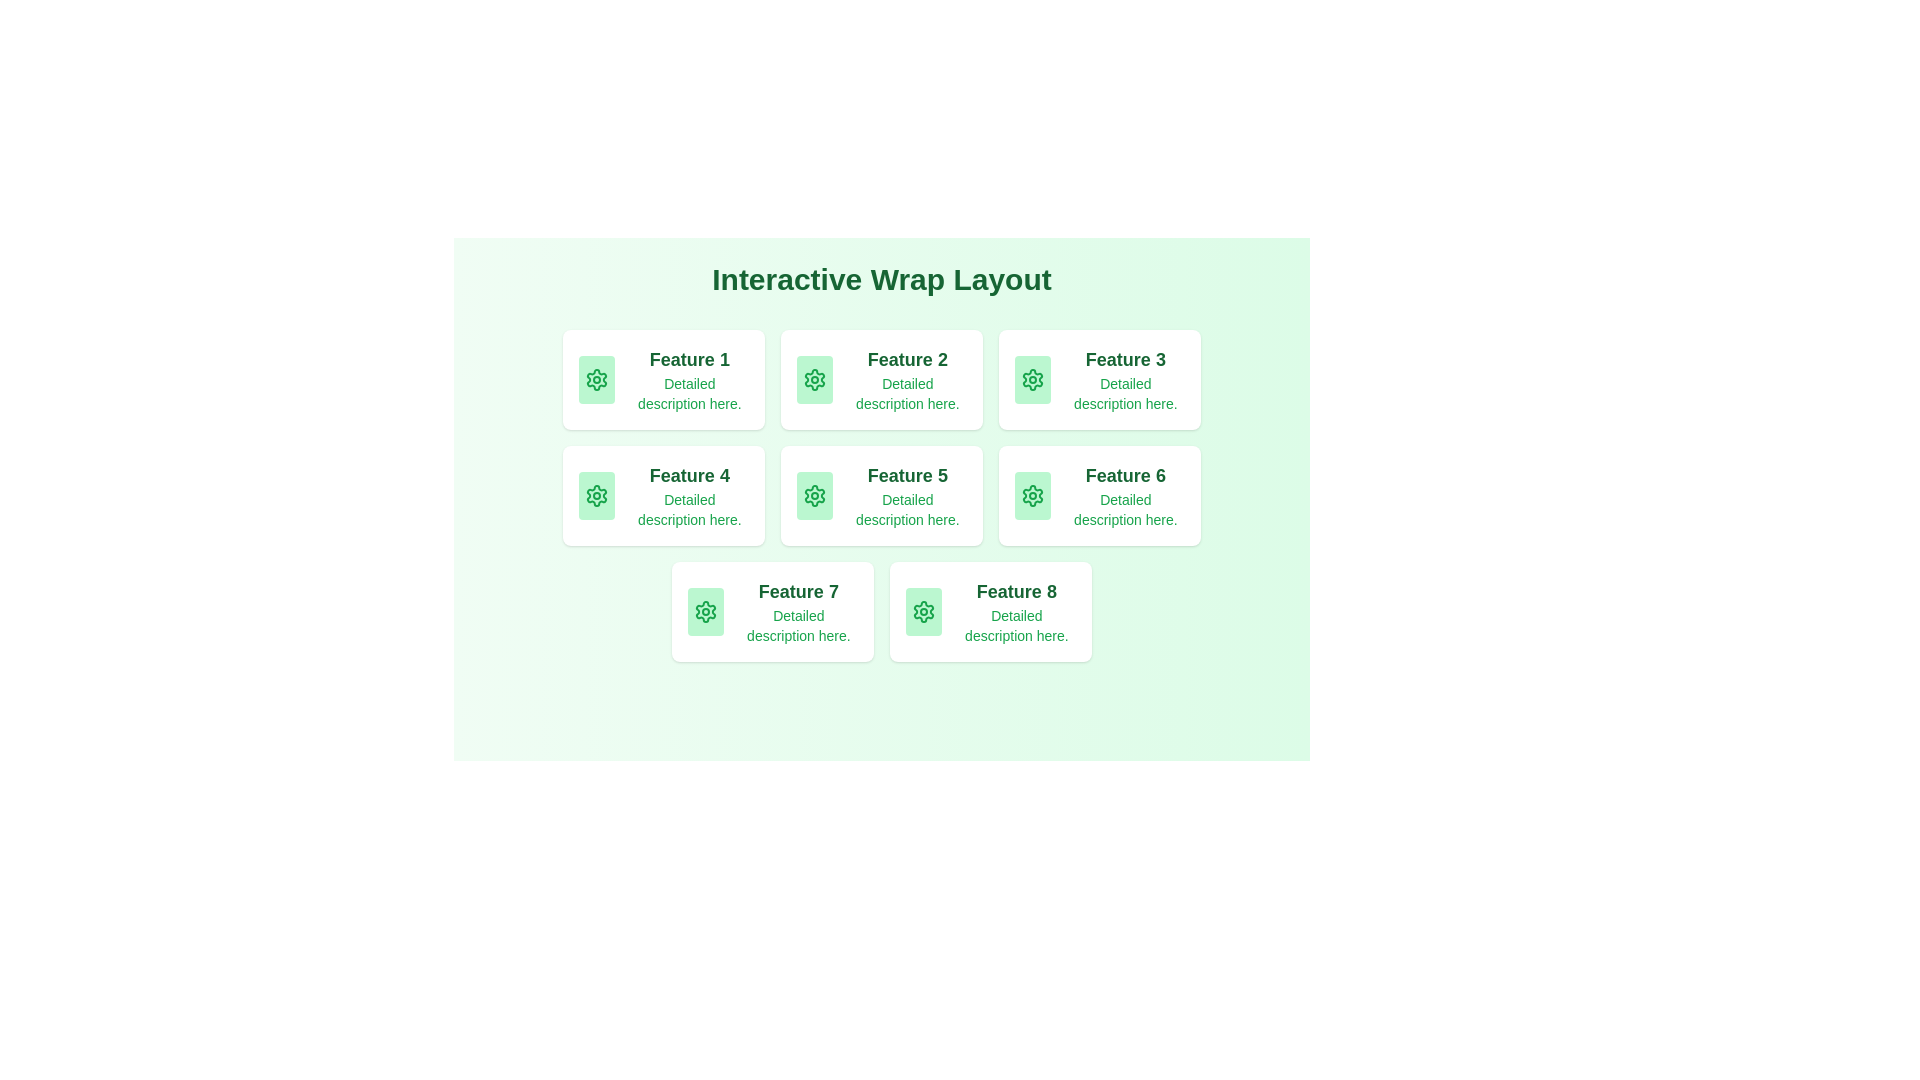 This screenshot has height=1080, width=1920. I want to click on the text element reading 'Detailed description here.' that is styled with a green font color and positioned beneath the title 'Feature 5.', so click(906, 508).